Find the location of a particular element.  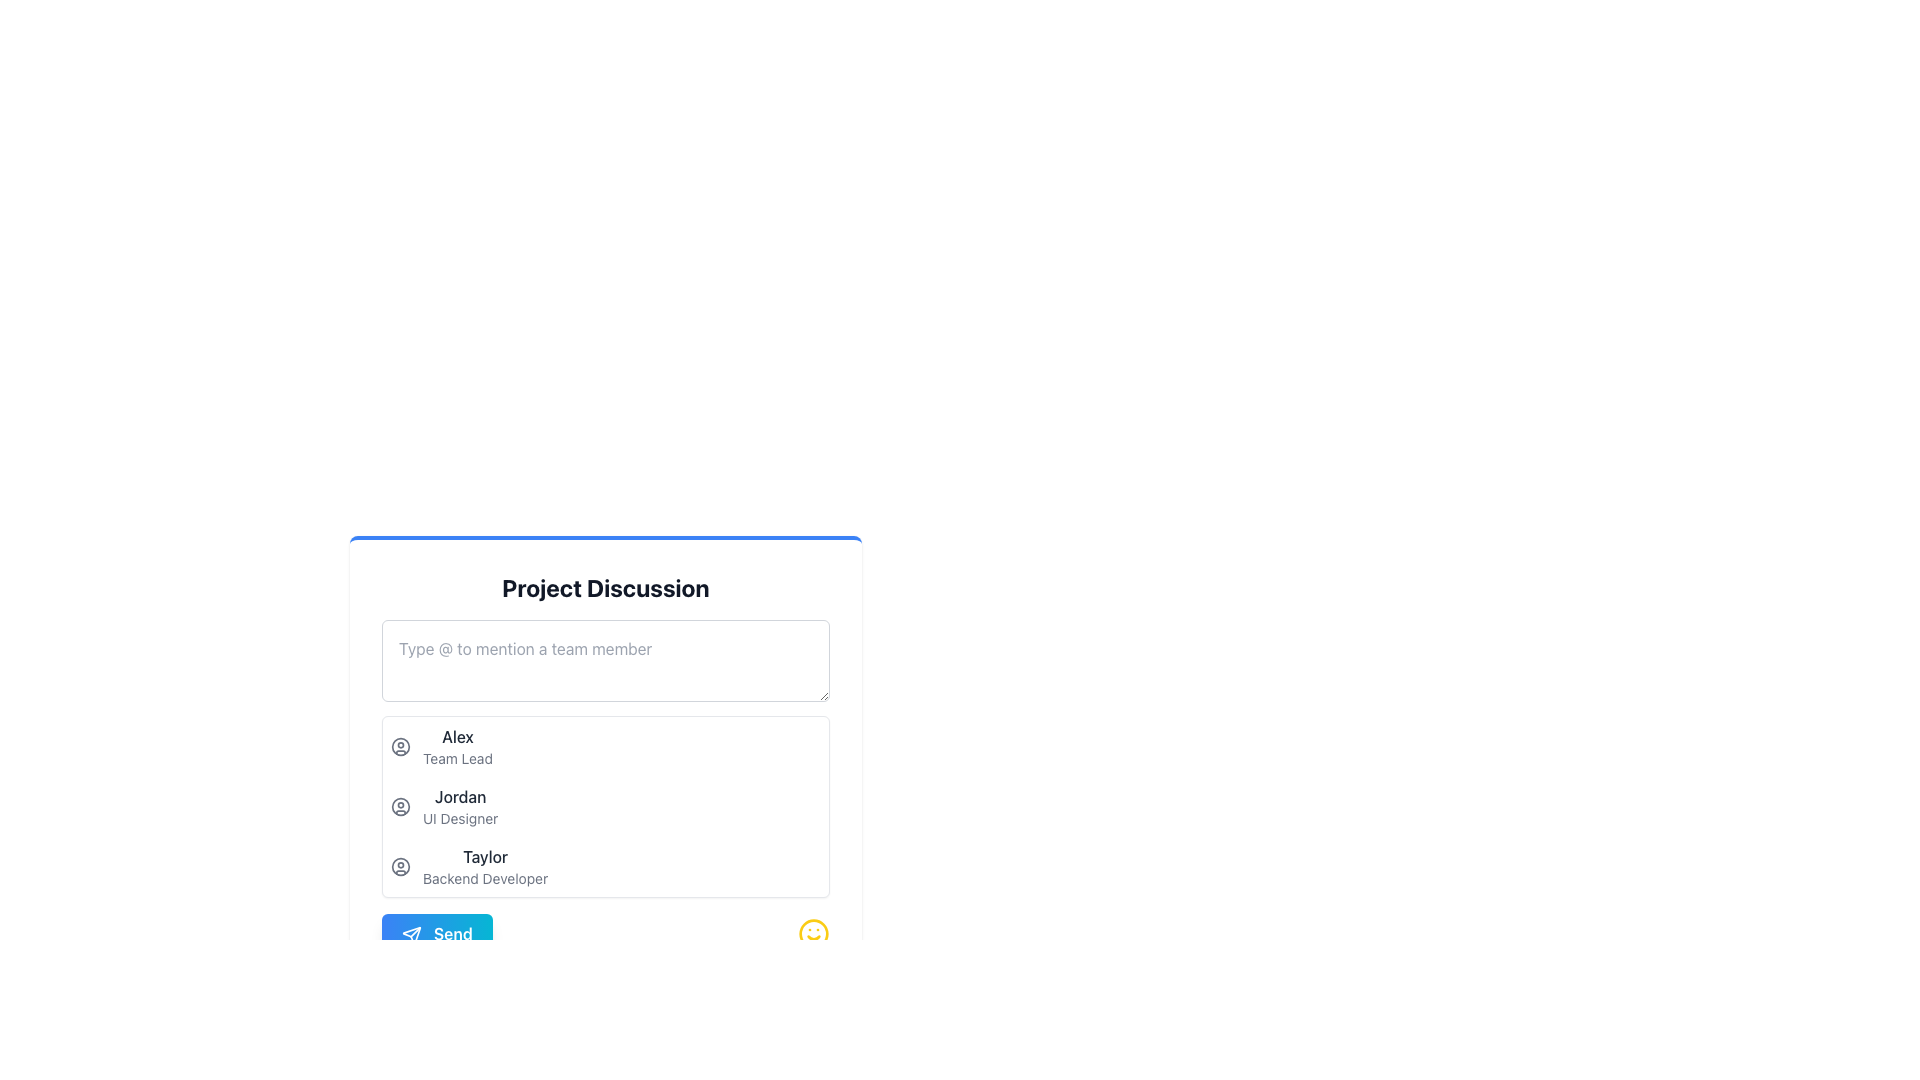

the 'Team Lead' text label, which is styled in a small light gray font and positioned below the bold 'Alex' text label in the user list interface is located at coordinates (456, 759).